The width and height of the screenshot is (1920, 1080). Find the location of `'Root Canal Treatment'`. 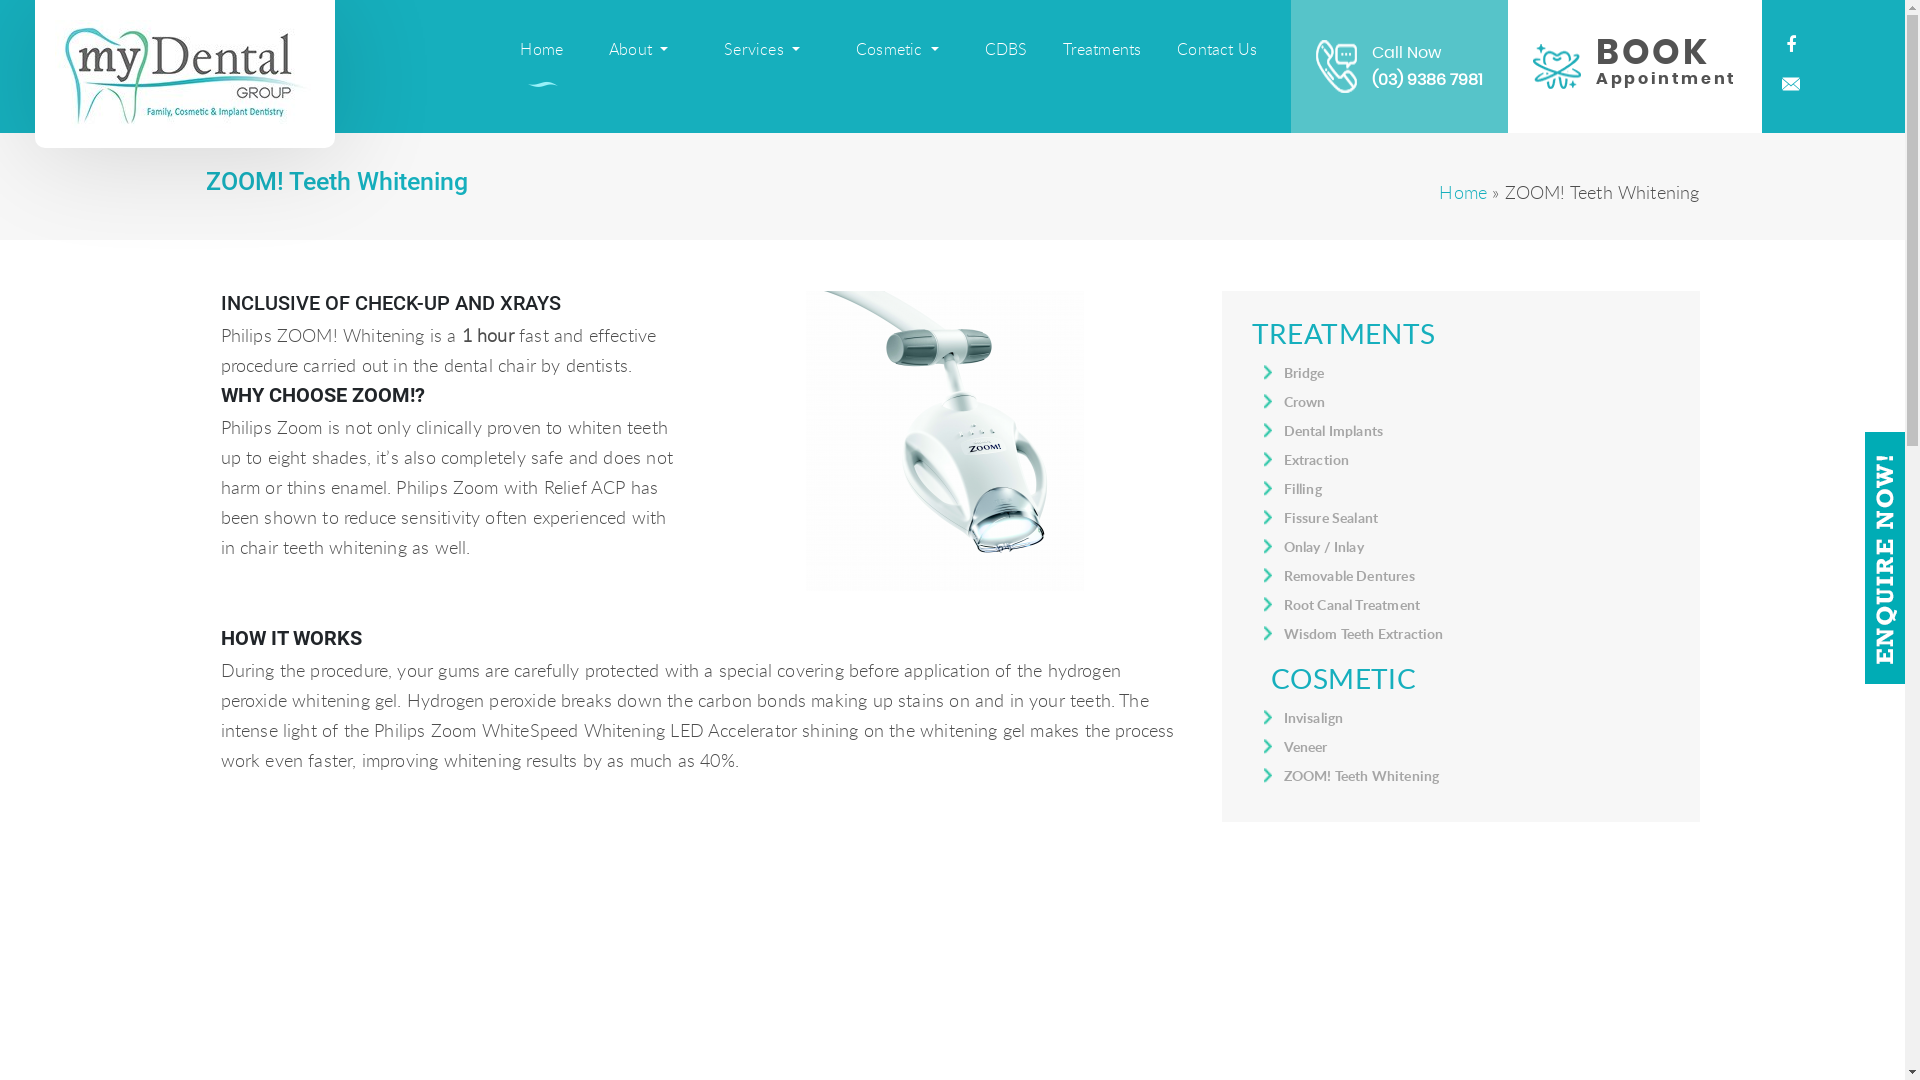

'Root Canal Treatment' is located at coordinates (1352, 603).